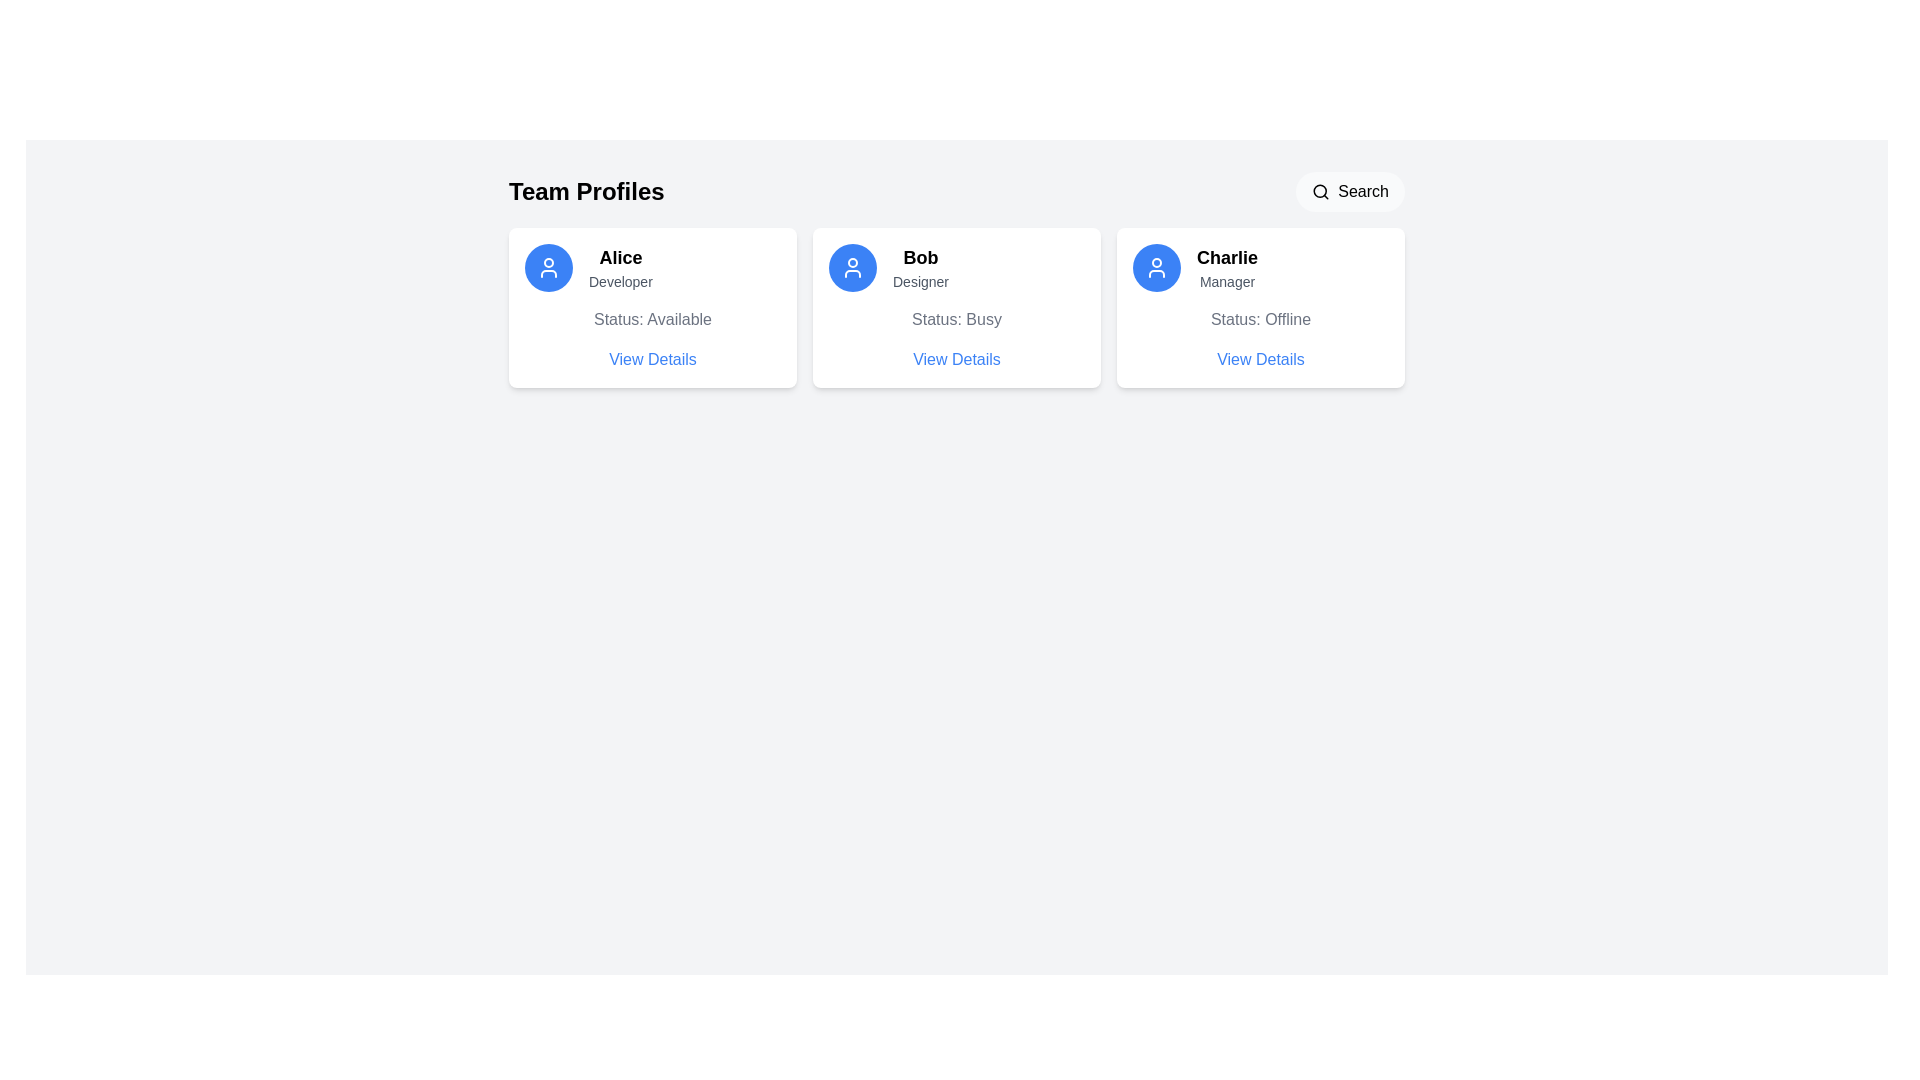  Describe the element at coordinates (1260, 358) in the screenshot. I see `the blue text link reading 'View Details' located at the lower part of the card layout titled 'Charlie' with the subtitle 'Manager'` at that location.